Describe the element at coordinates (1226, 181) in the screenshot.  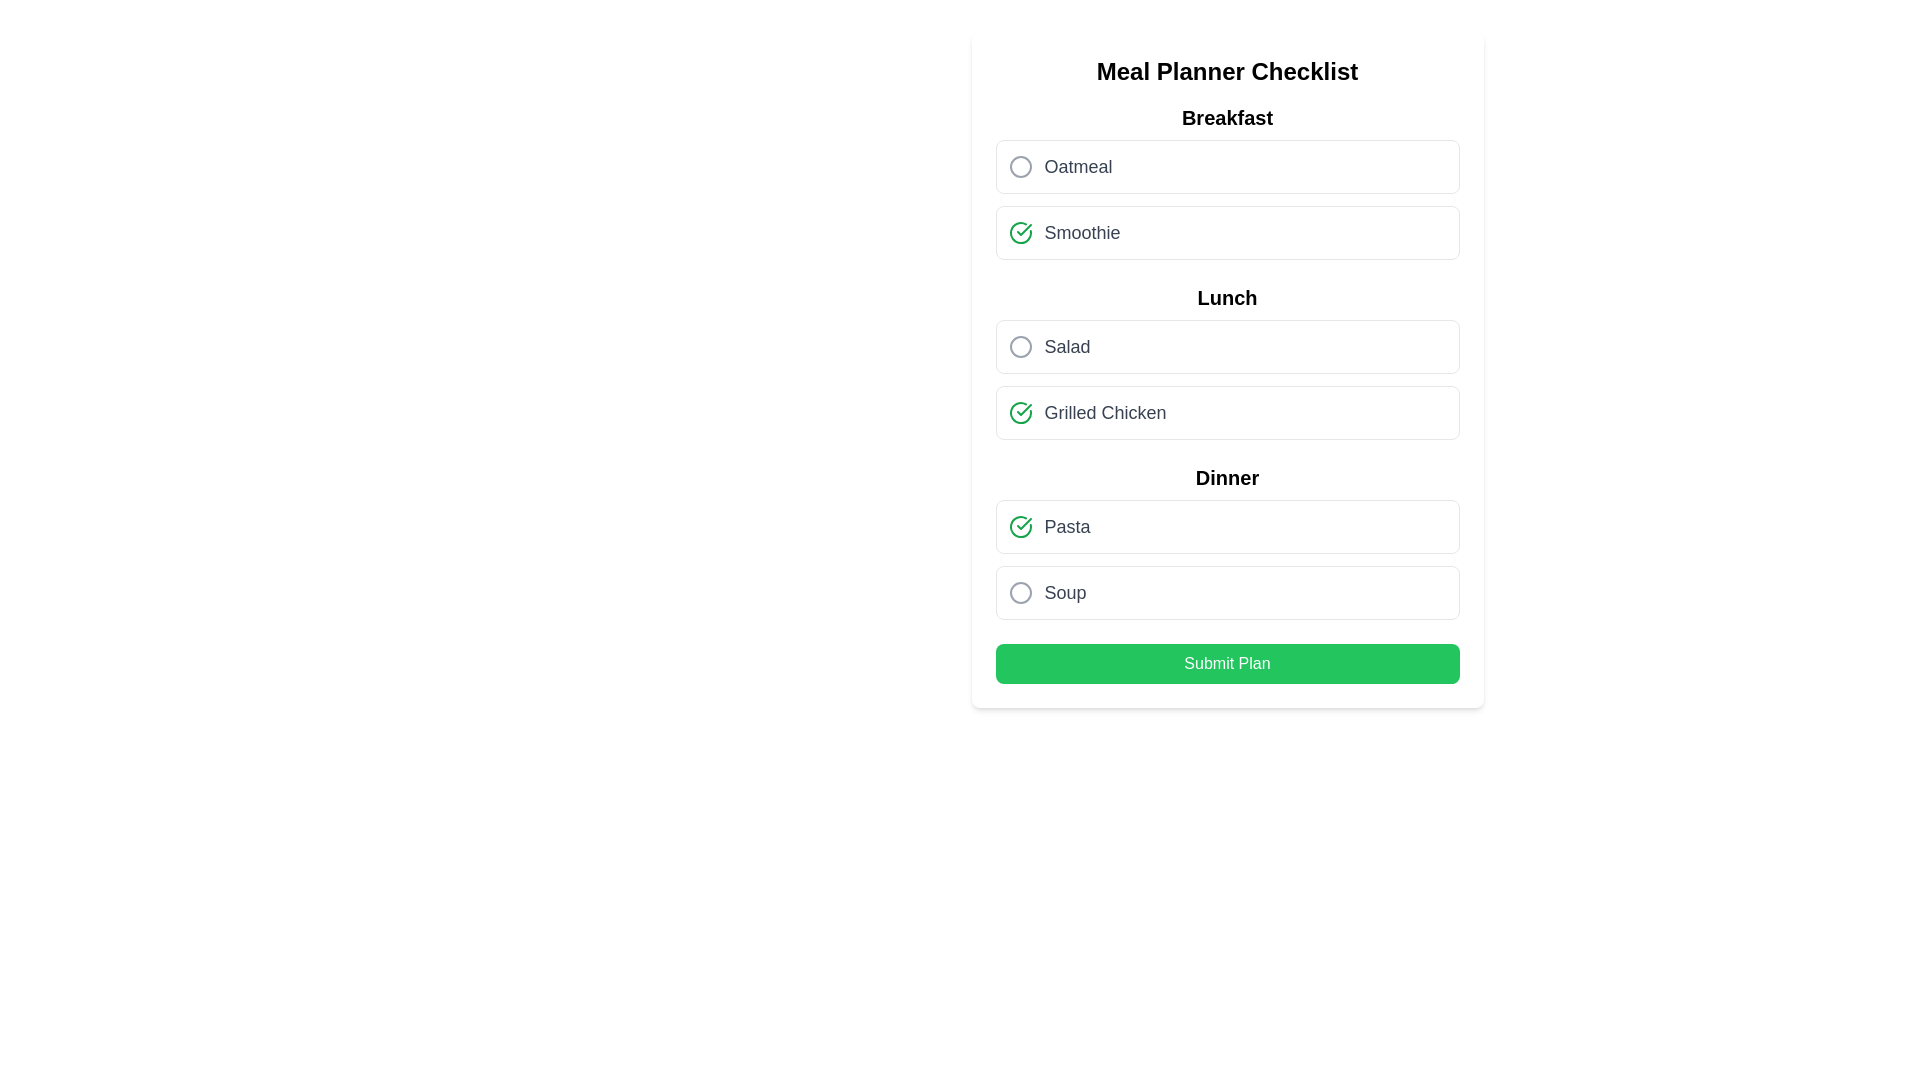
I see `the checkbox next to 'Oatmeal' in the 'Breakfast' section of the Meal Planner Checklist` at that location.